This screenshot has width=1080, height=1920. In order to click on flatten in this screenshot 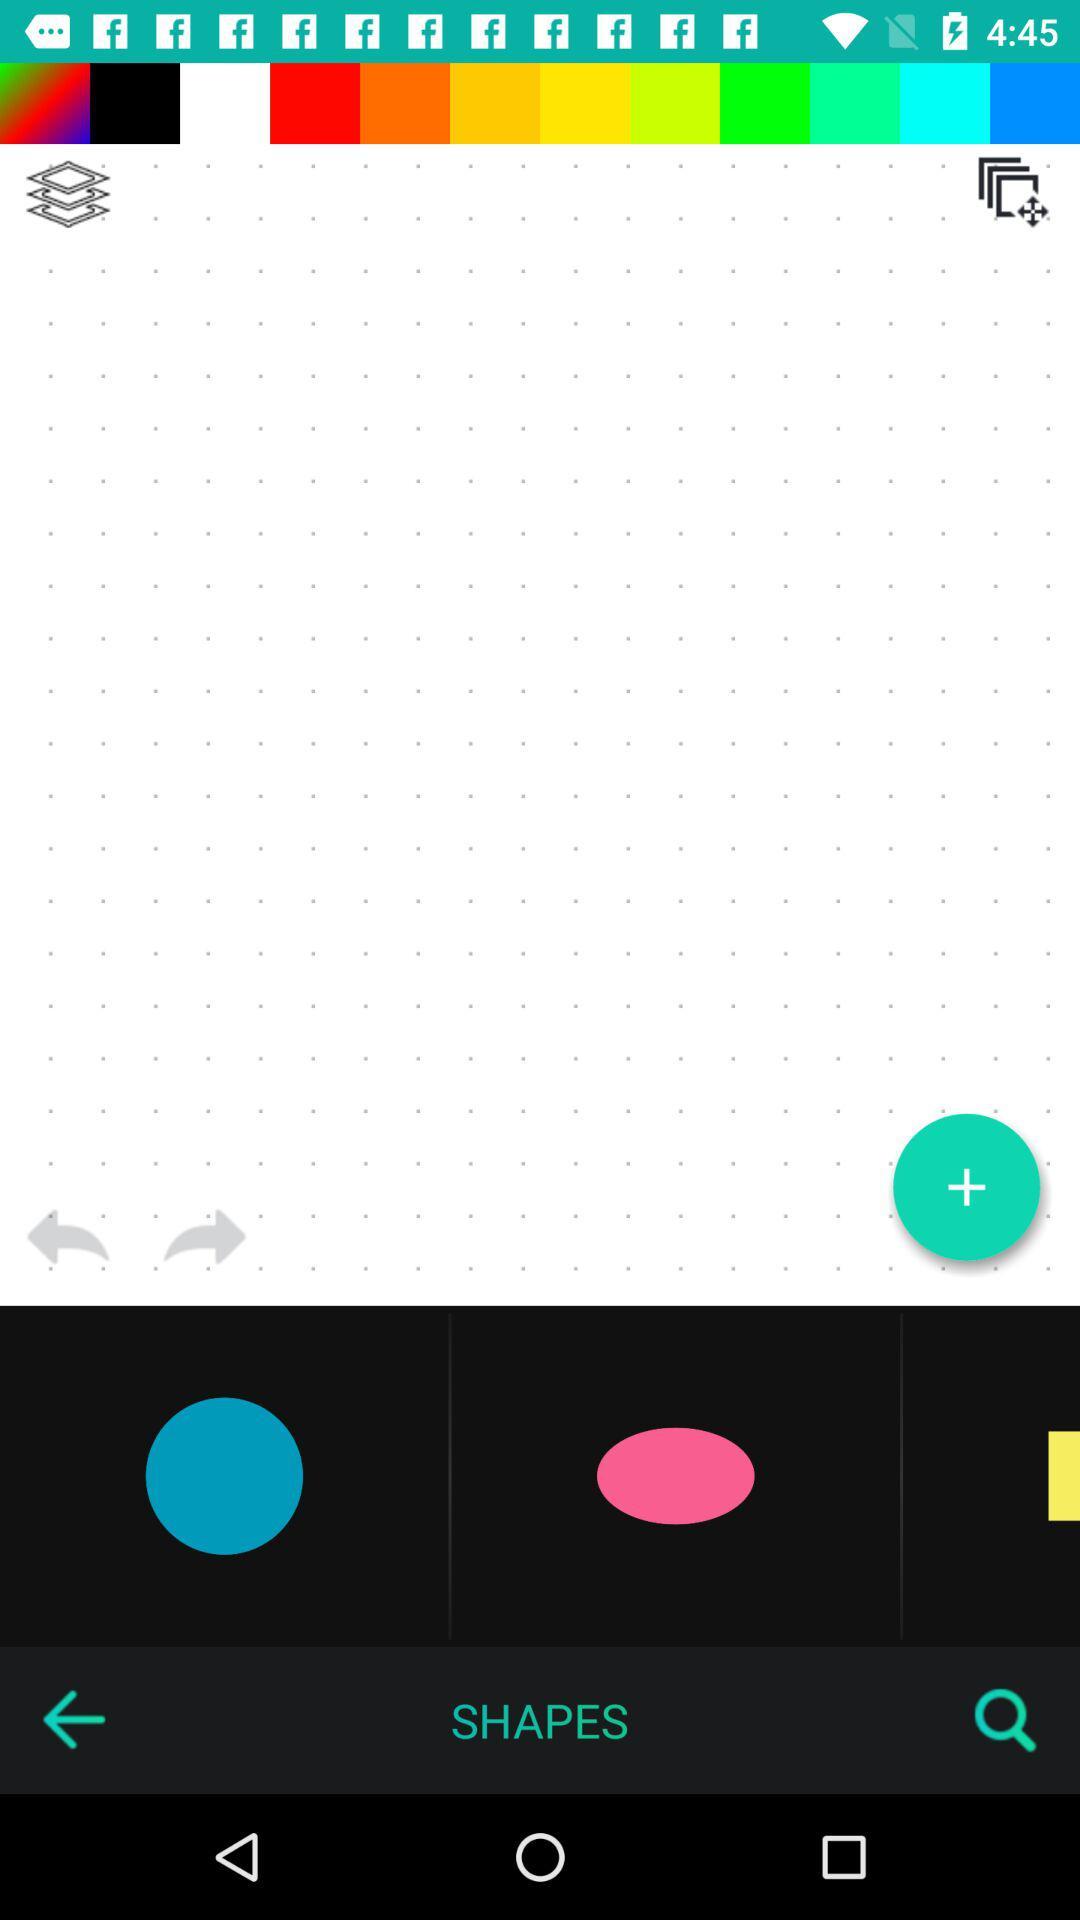, I will do `click(67, 194)`.